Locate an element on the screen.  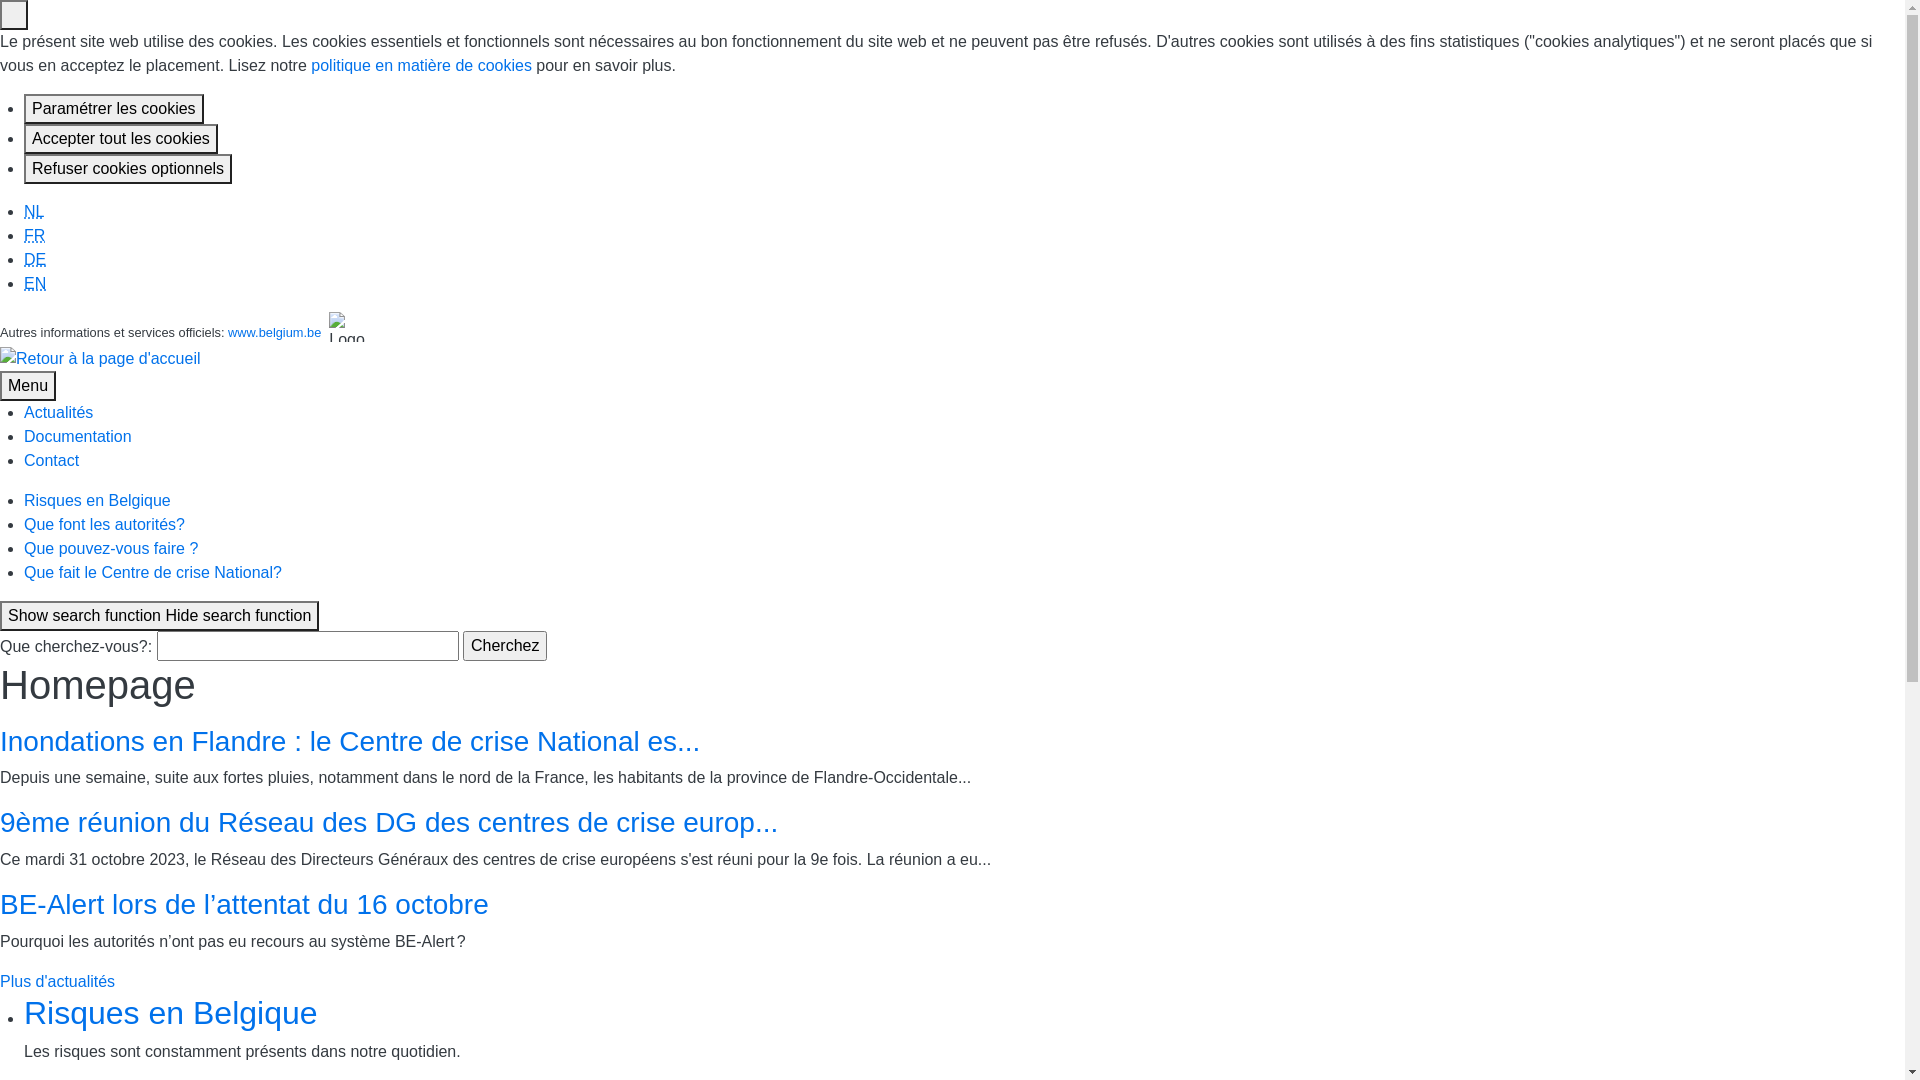
'Fermer' is located at coordinates (14, 15).